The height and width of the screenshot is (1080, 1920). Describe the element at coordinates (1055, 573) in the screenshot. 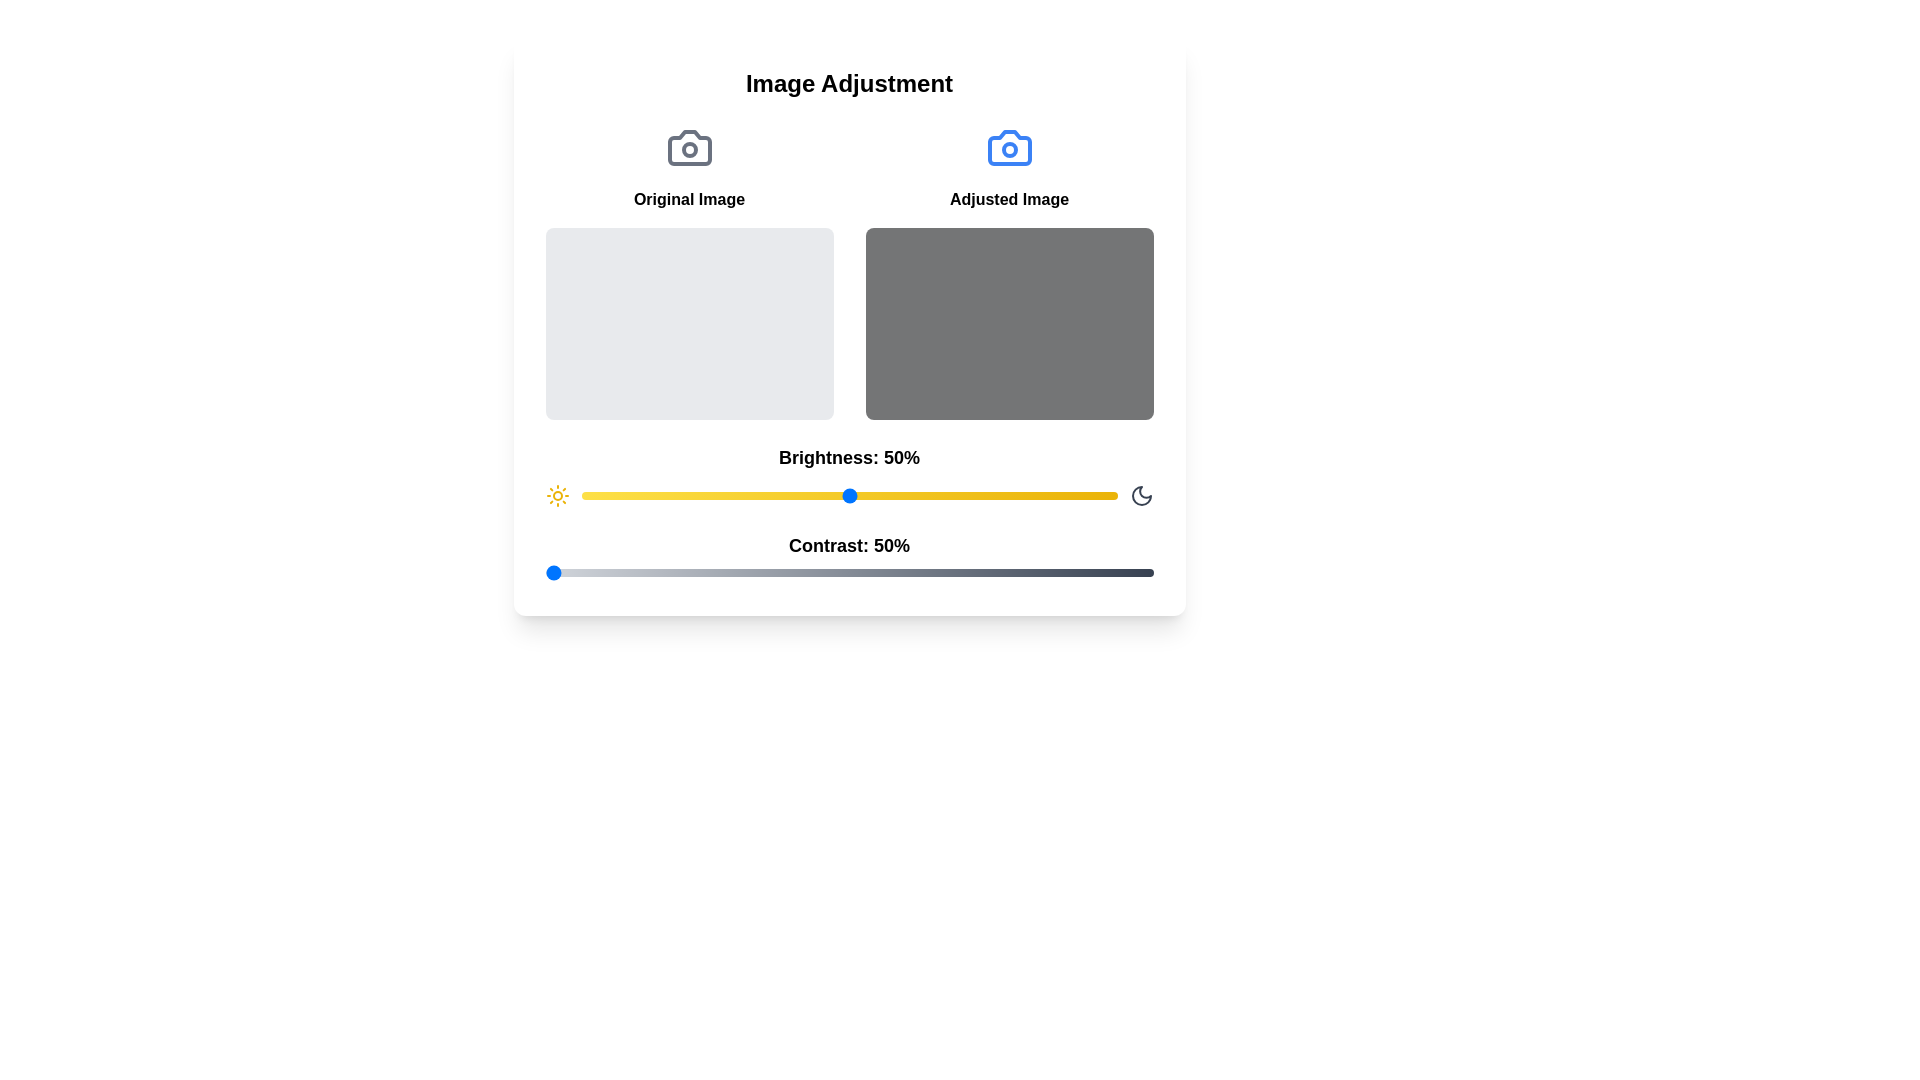

I see `the contrast` at that location.